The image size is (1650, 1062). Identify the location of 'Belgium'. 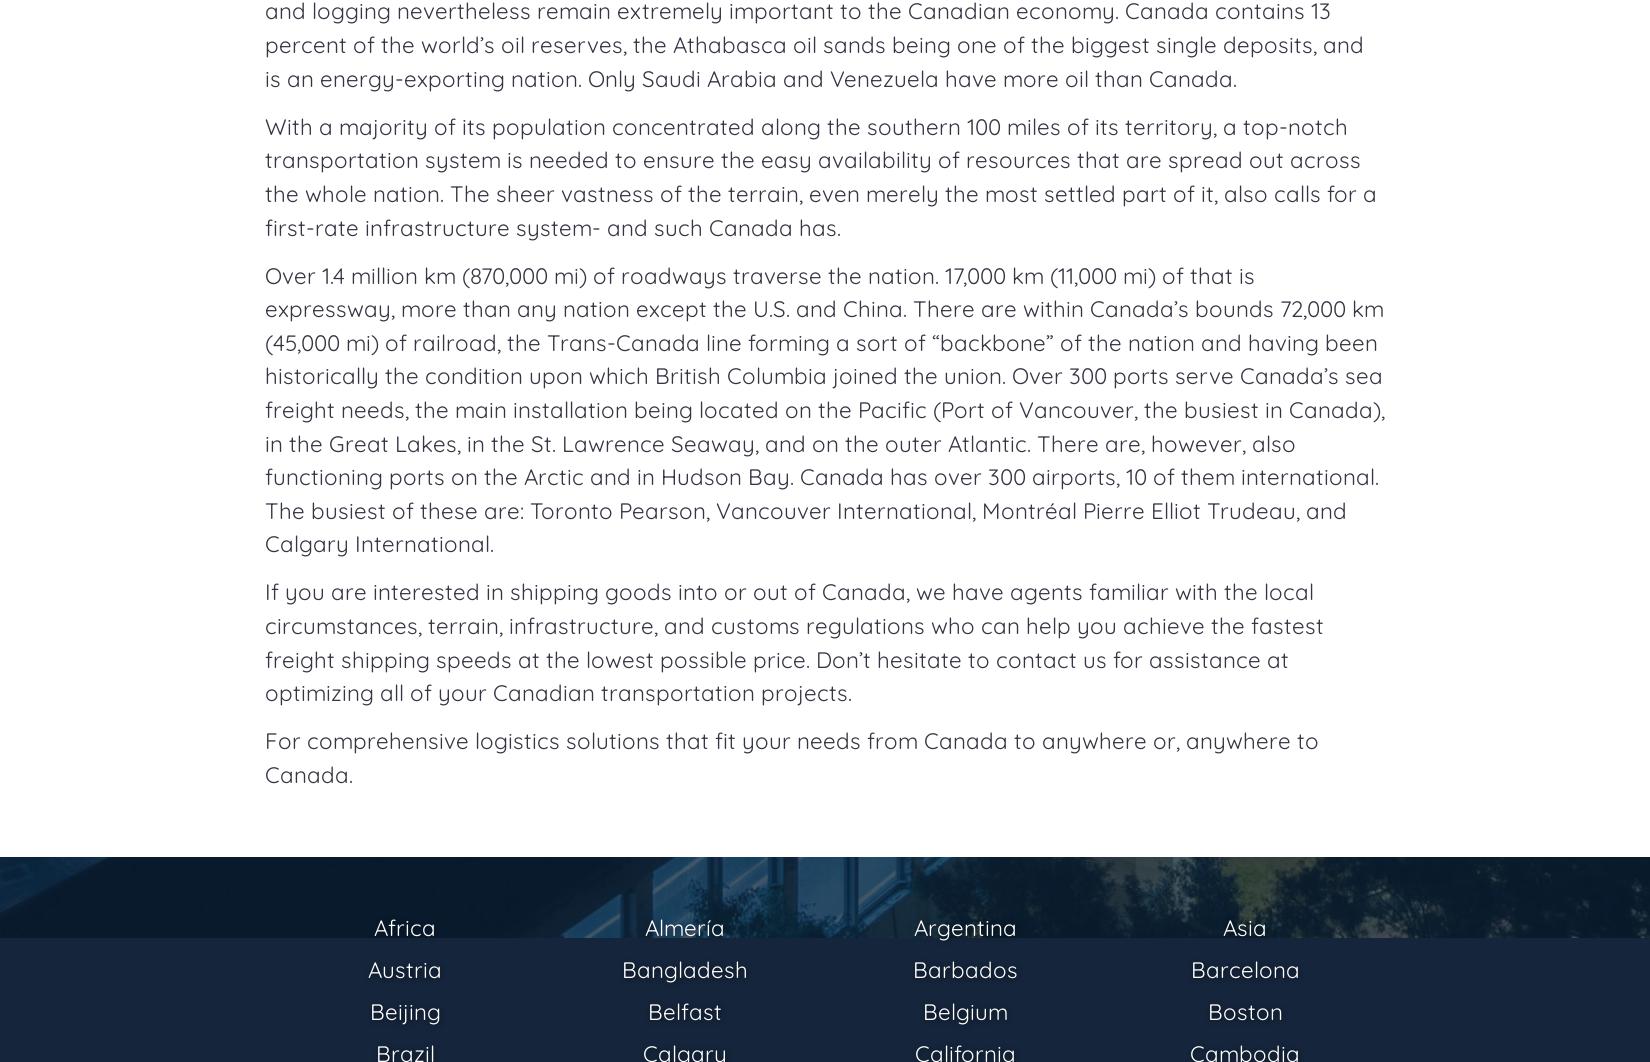
(964, 1010).